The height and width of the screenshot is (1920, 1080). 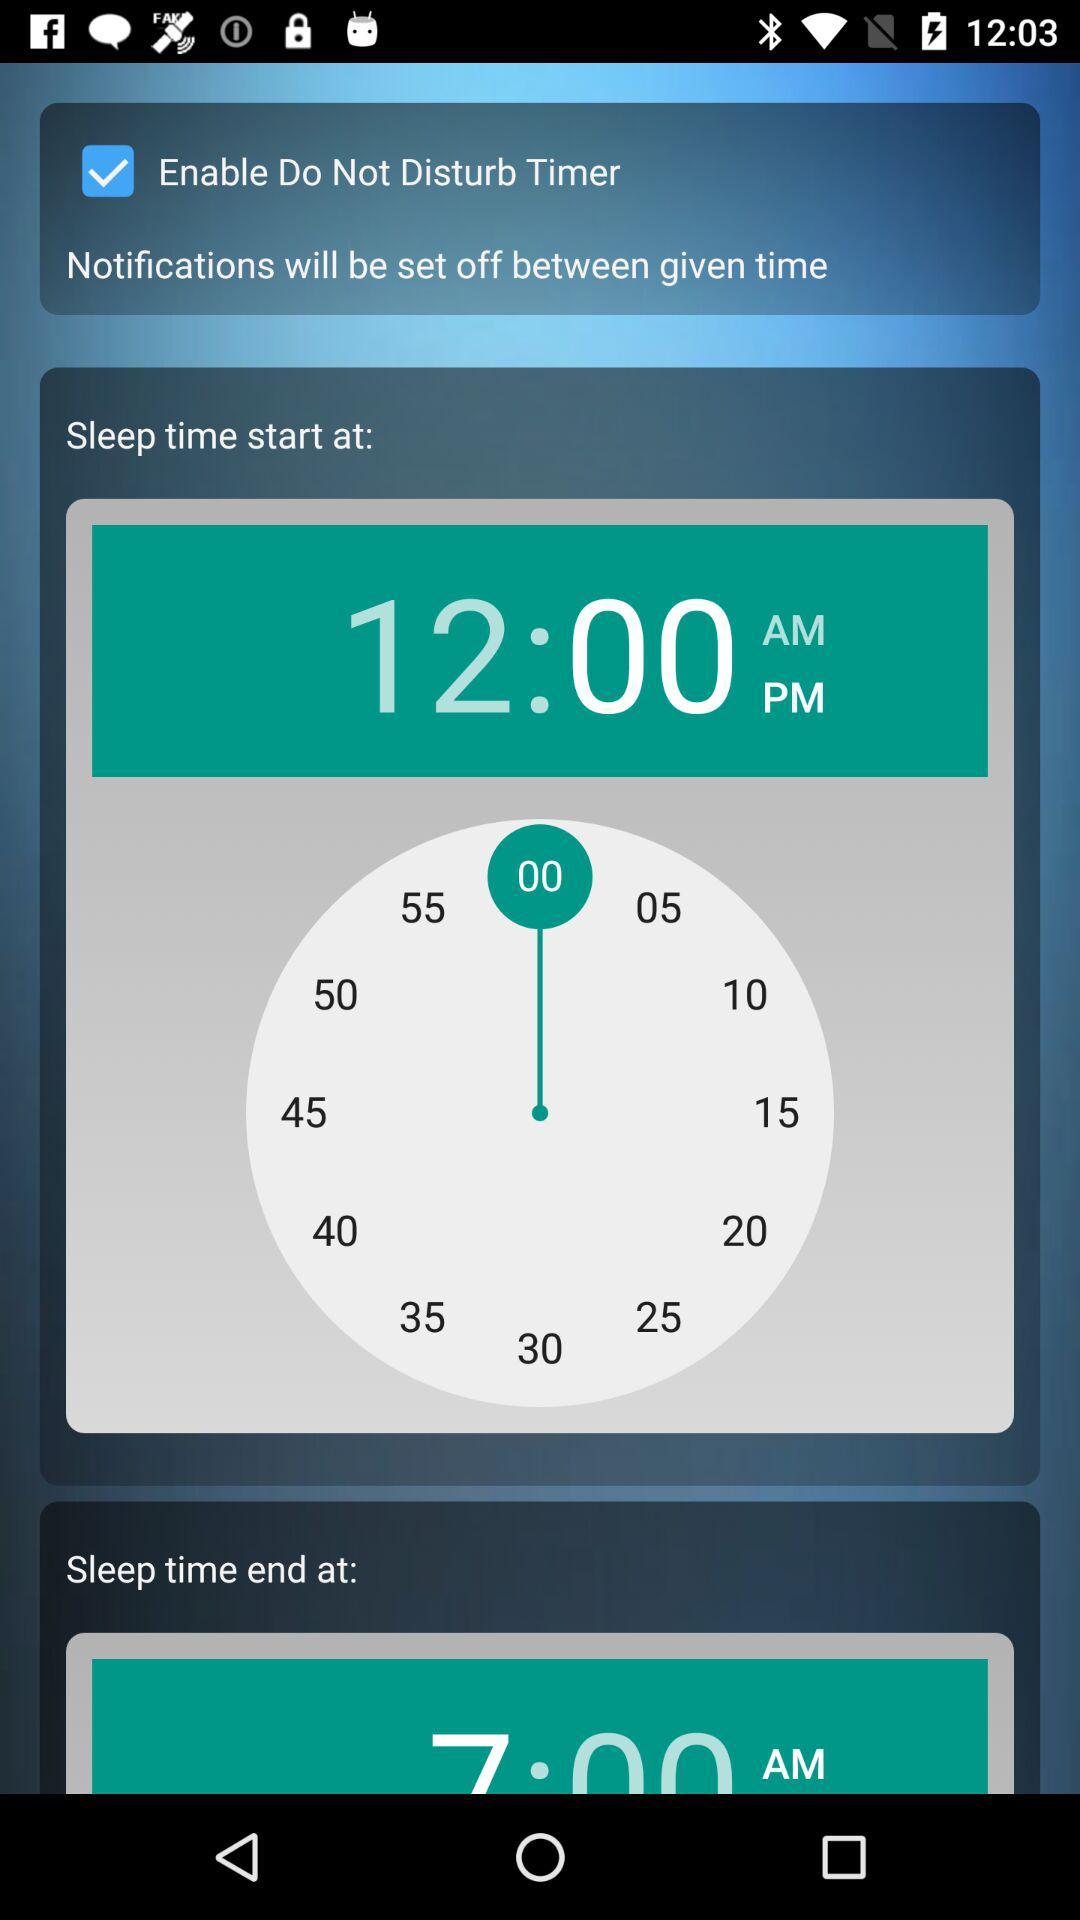 I want to click on item next to : app, so click(x=425, y=650).